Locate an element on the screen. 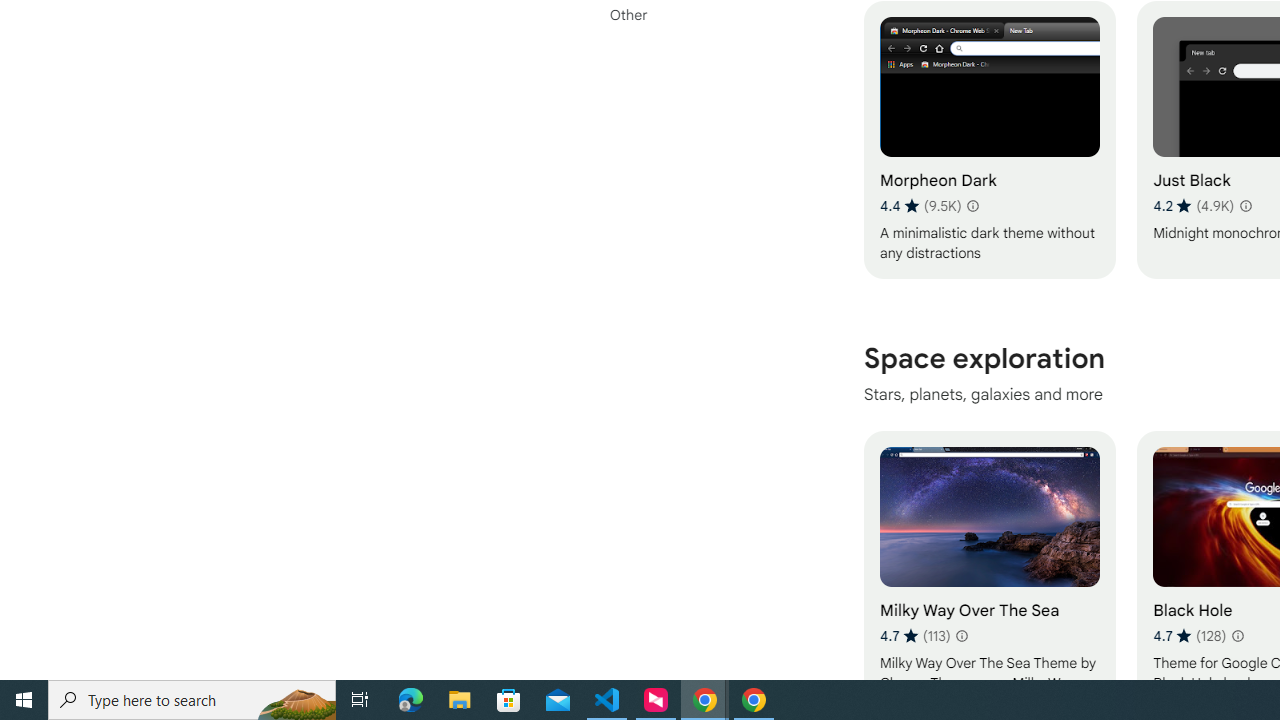 This screenshot has width=1280, height=720. 'Average rating 4.2 out of 5 stars. 4.9K ratings.' is located at coordinates (1192, 205).